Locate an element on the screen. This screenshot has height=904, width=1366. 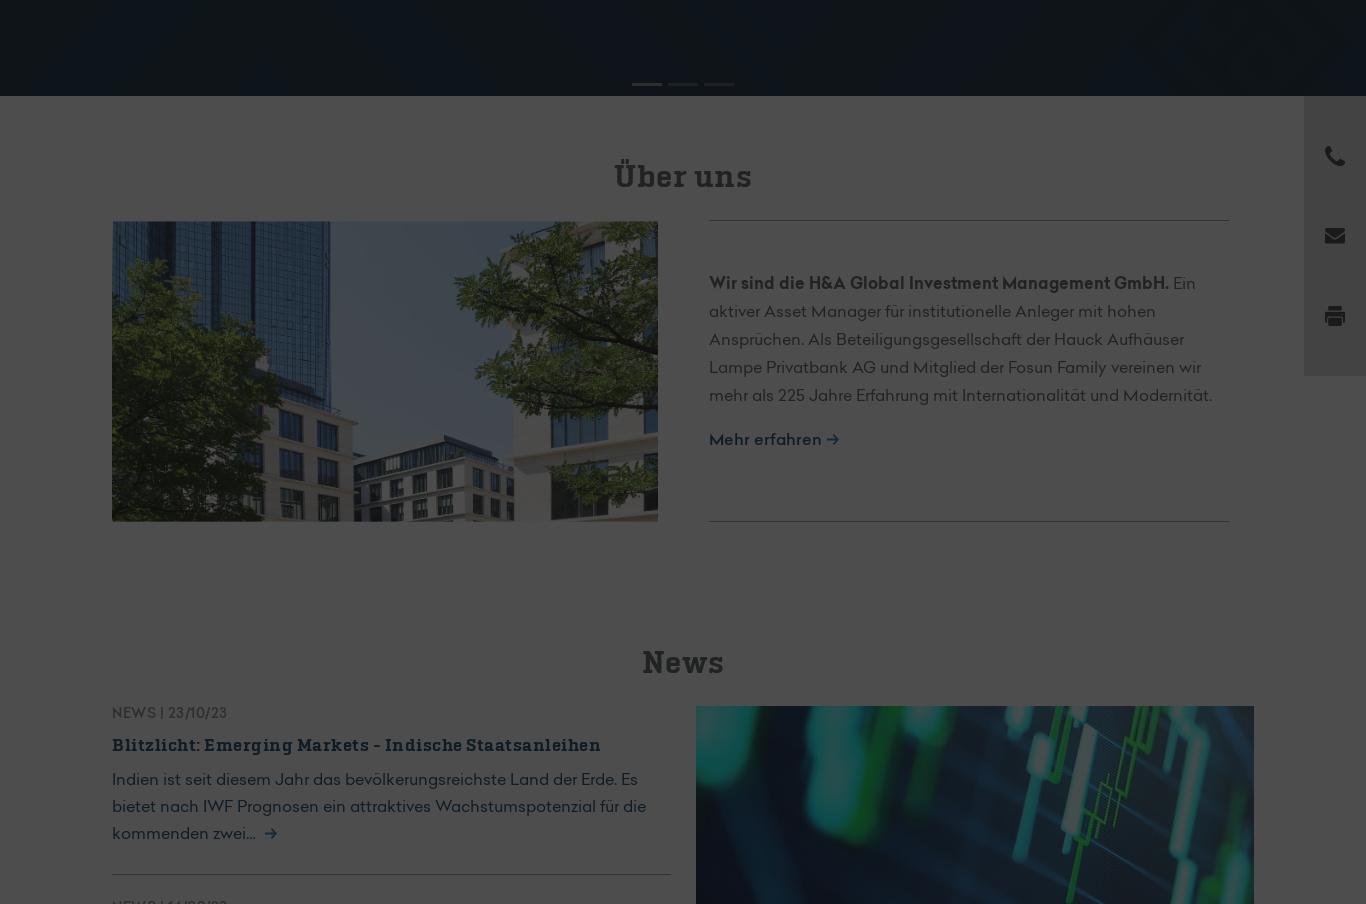
'Über uns' is located at coordinates (683, 177).